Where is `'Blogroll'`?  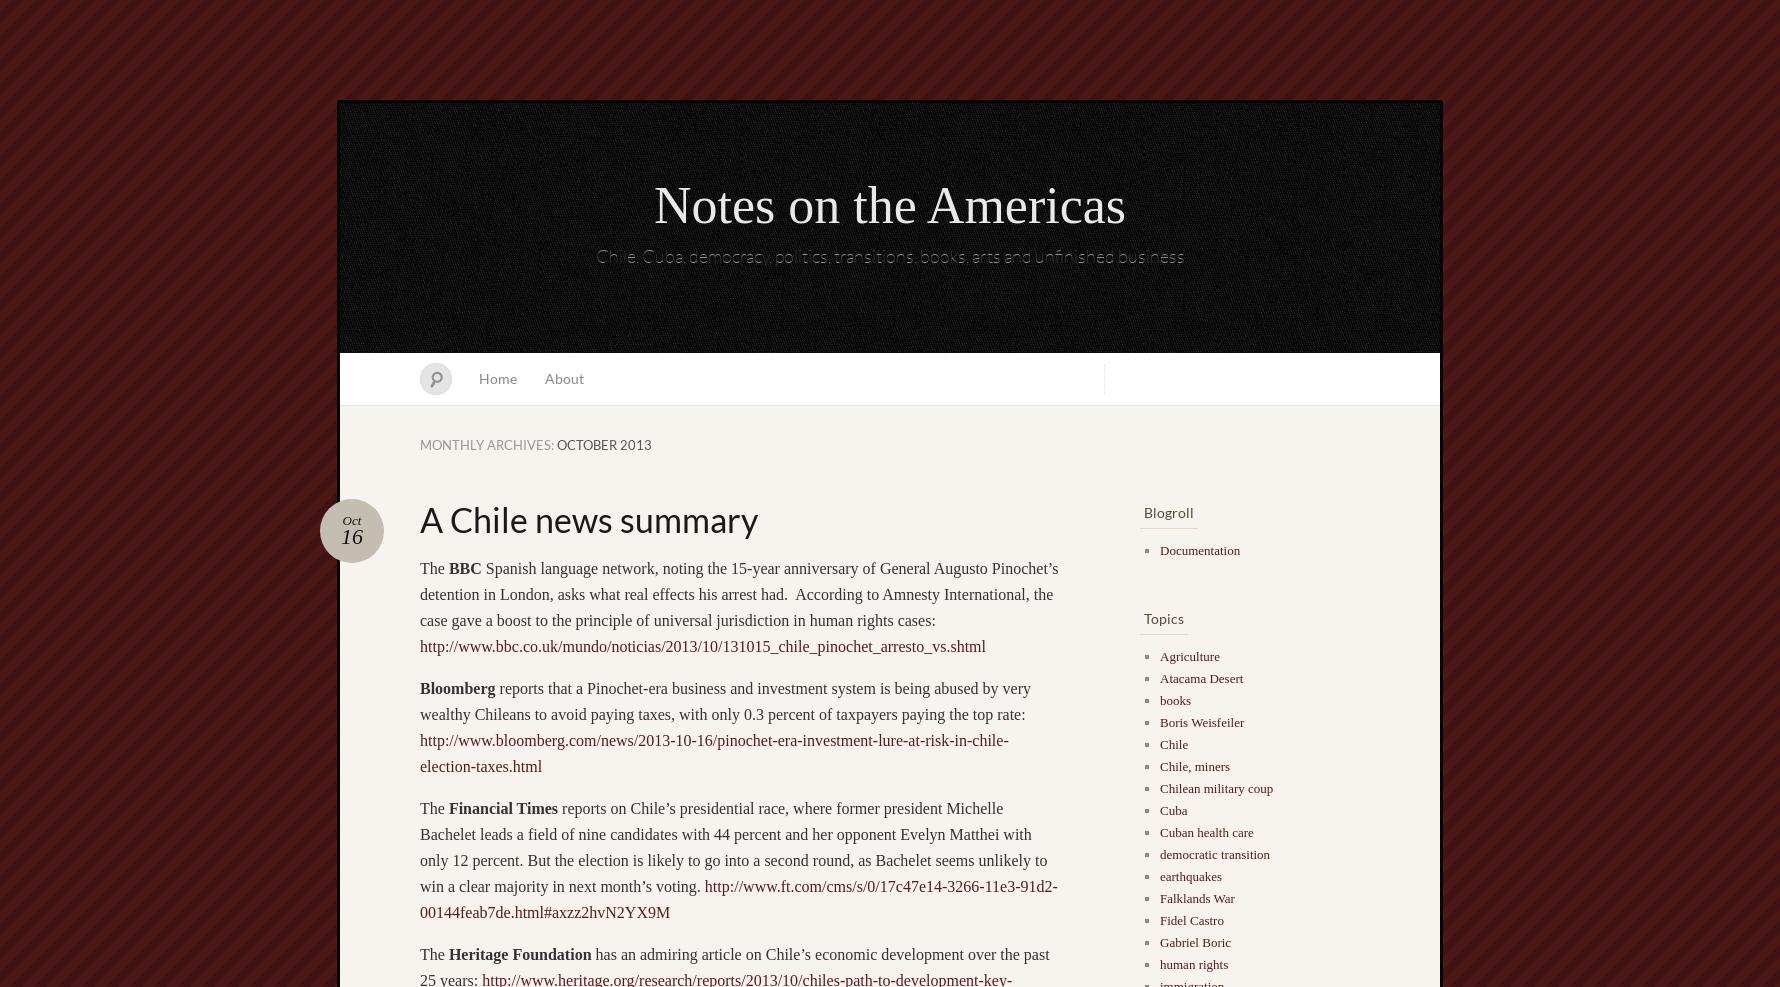
'Blogroll' is located at coordinates (1167, 511).